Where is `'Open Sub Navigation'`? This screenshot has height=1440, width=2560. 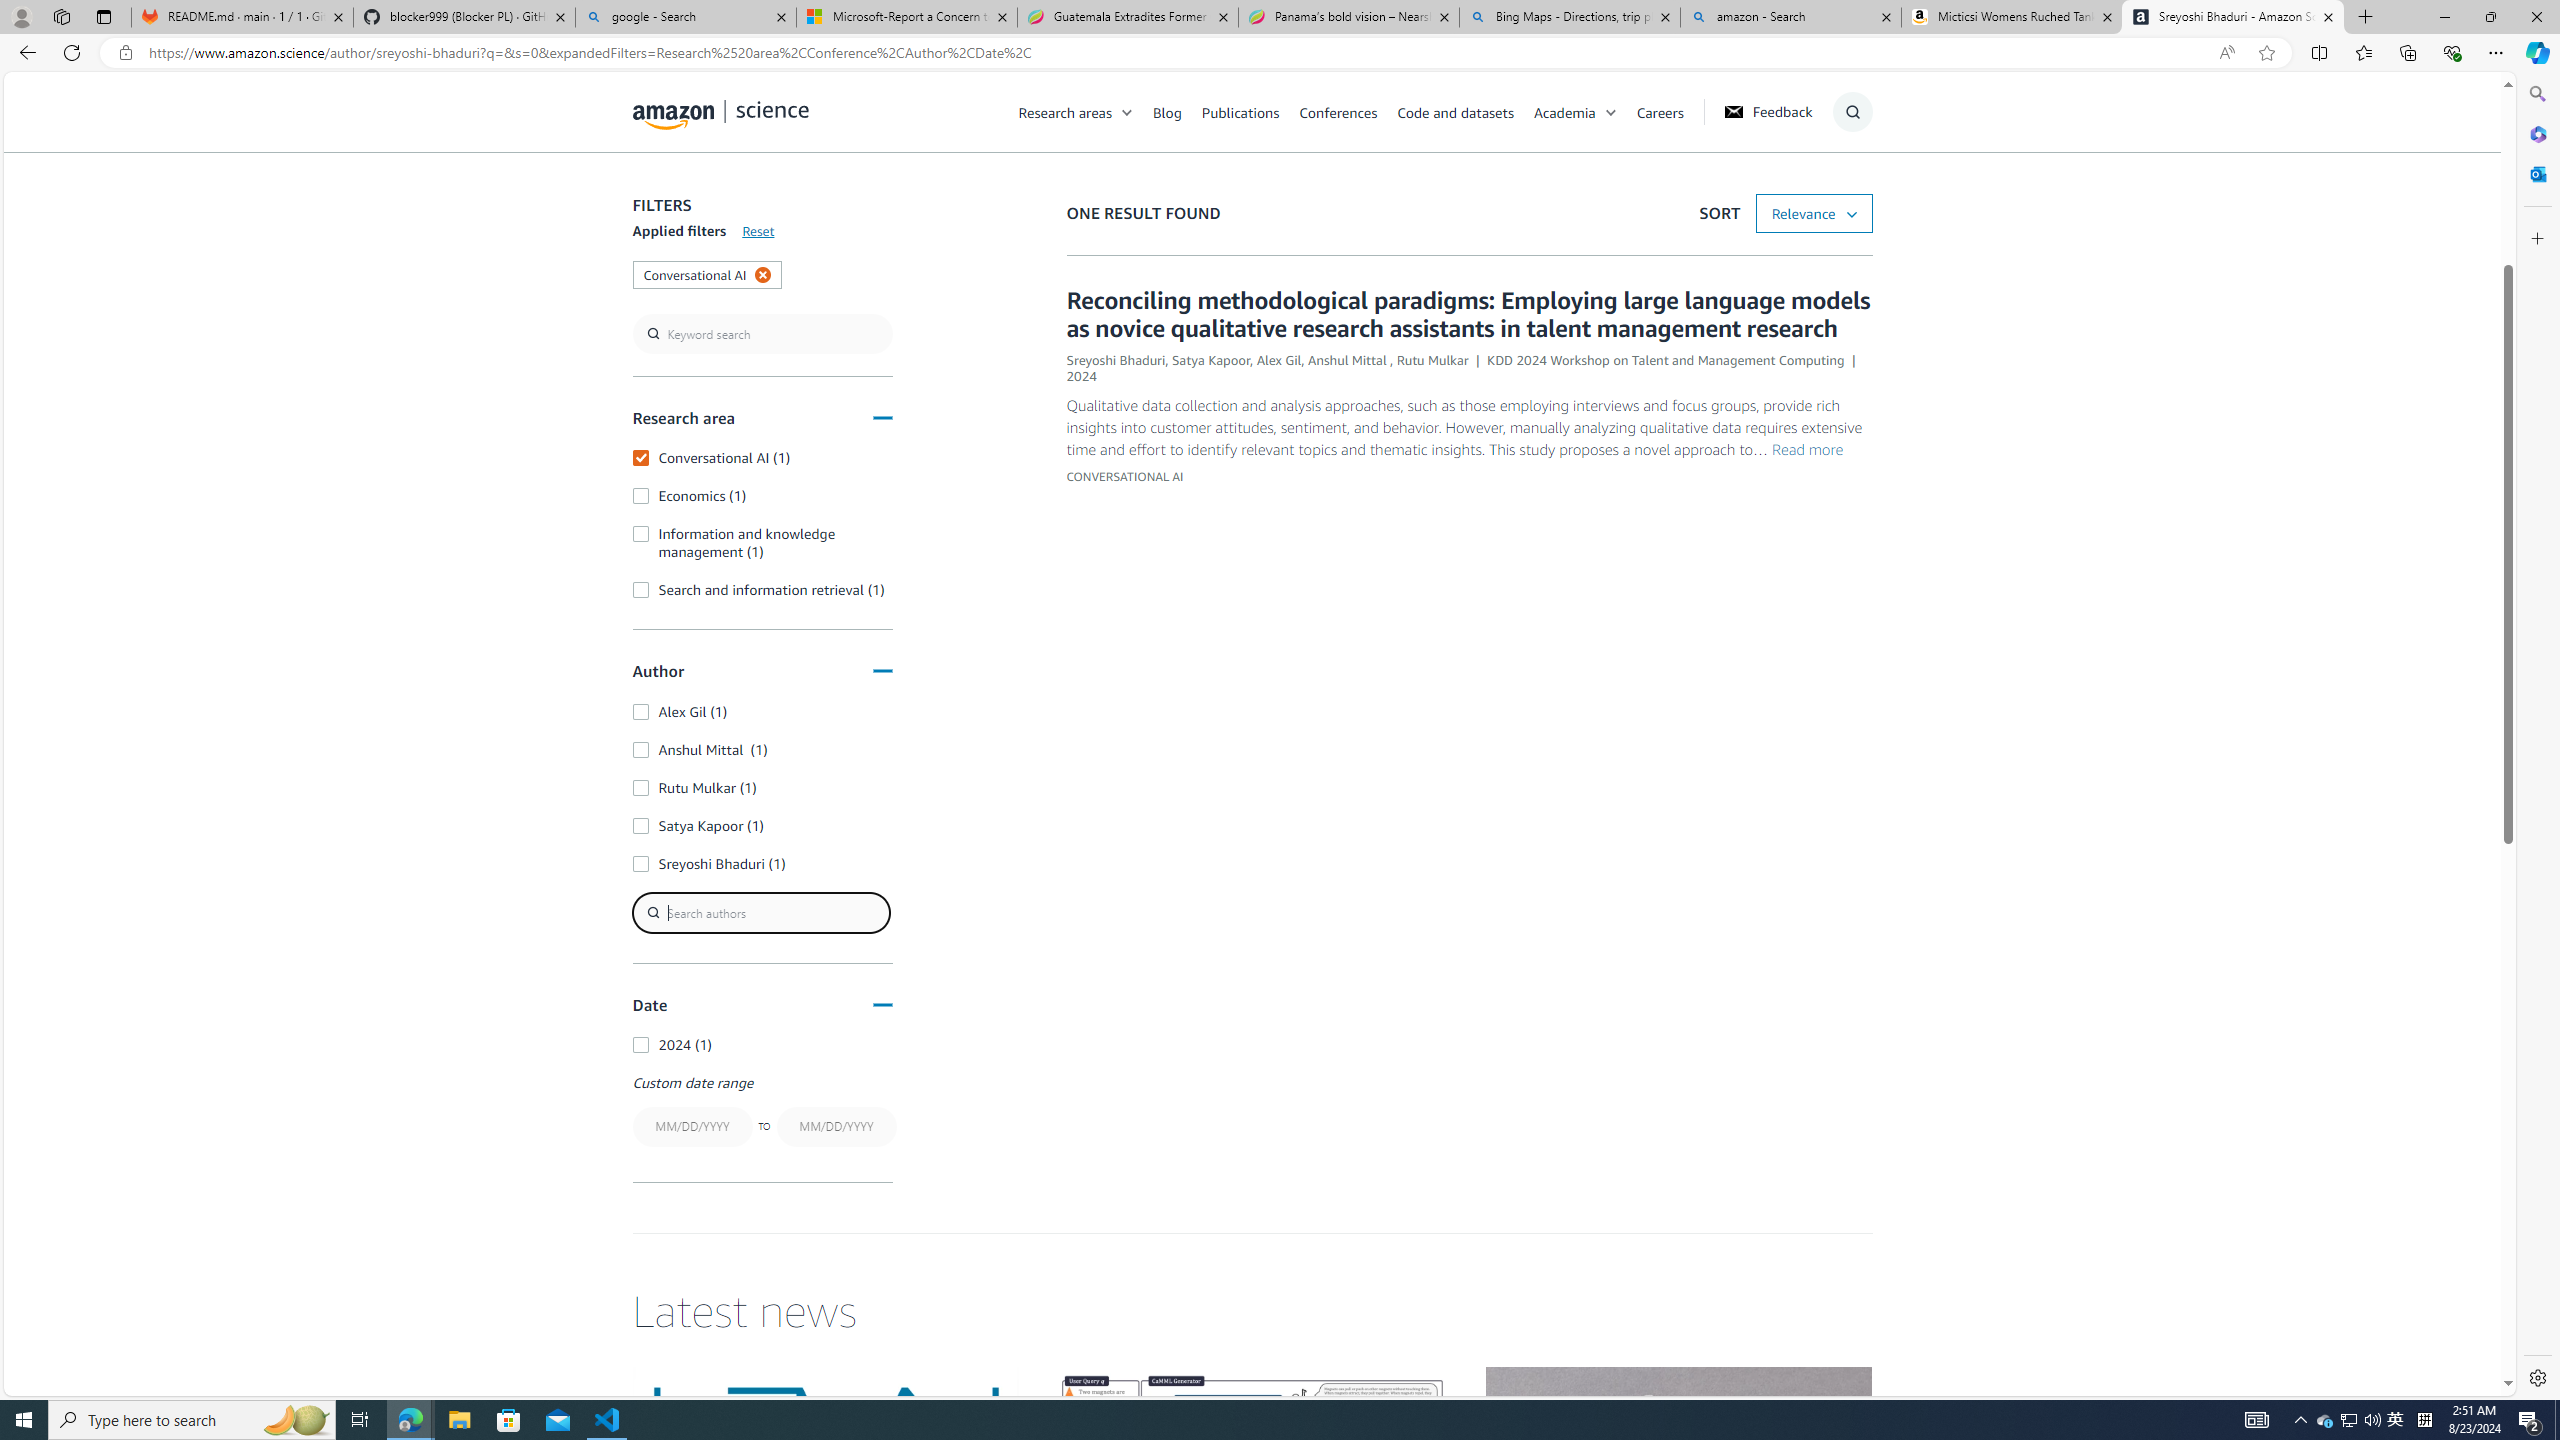
'Open Sub Navigation' is located at coordinates (1610, 111).